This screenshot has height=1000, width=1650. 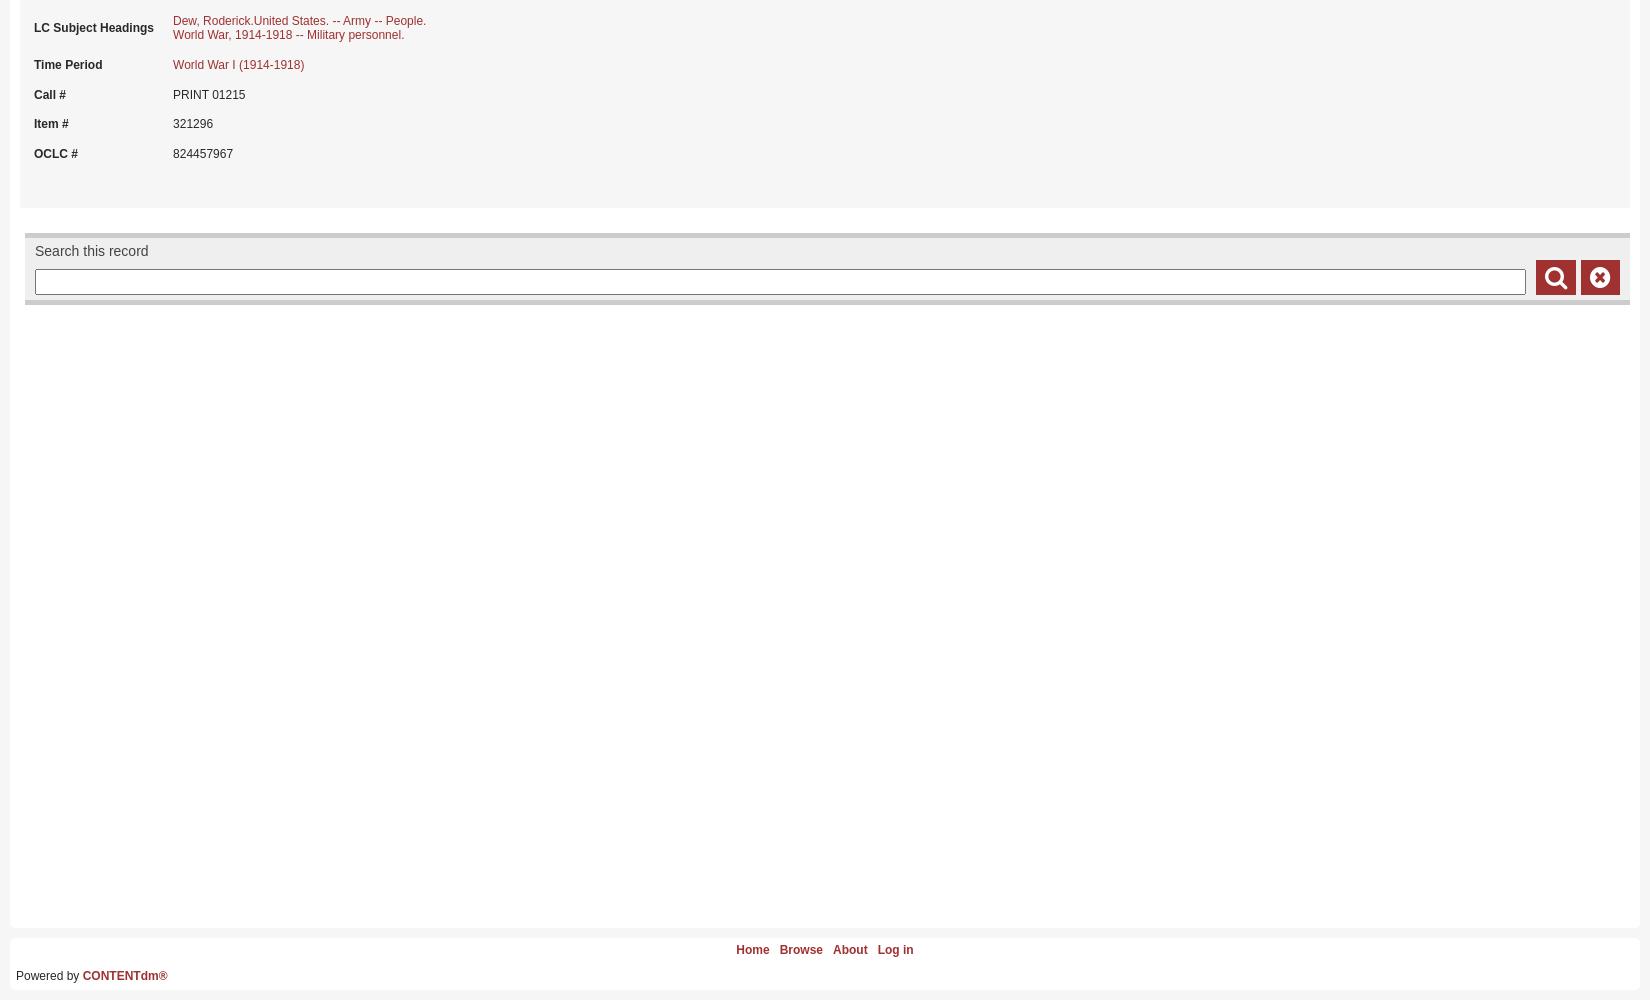 I want to click on 'CONTENTdm®', so click(x=124, y=975).